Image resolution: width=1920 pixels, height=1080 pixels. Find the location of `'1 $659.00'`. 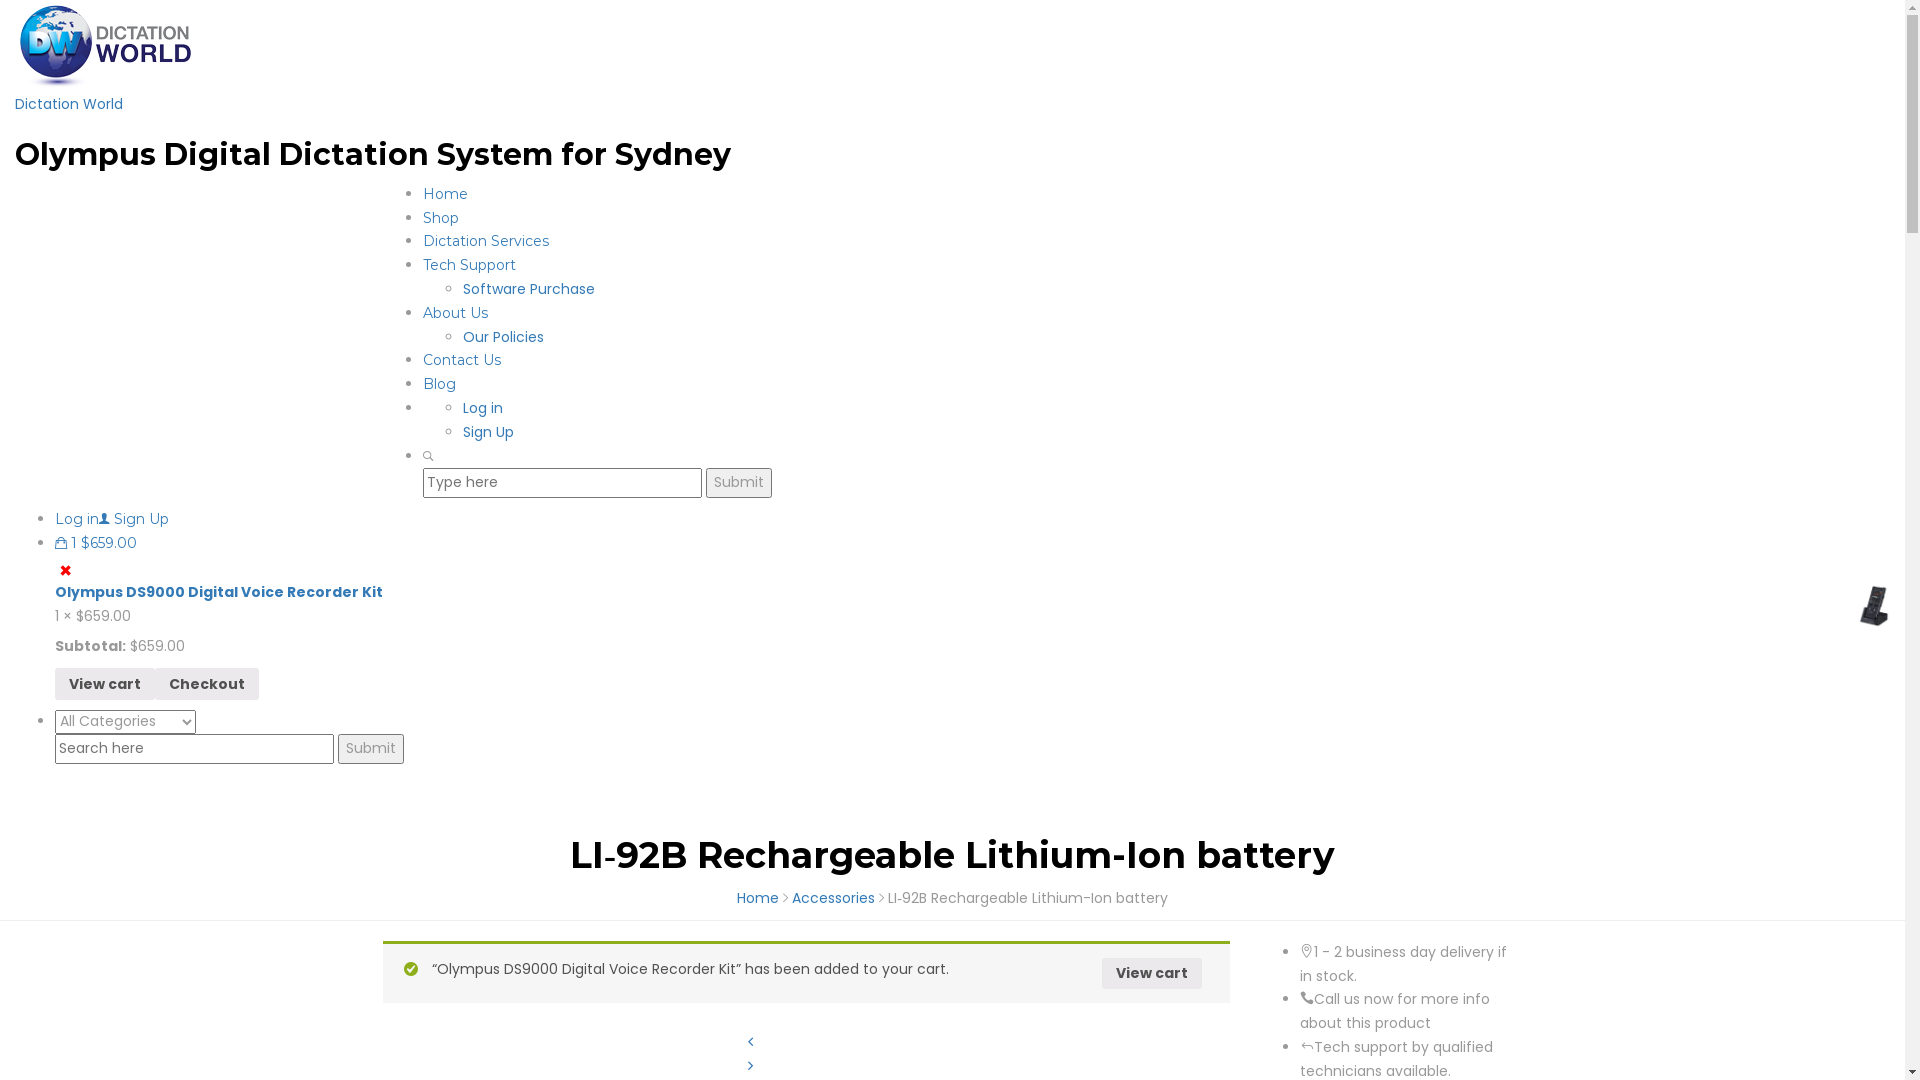

'1 $659.00' is located at coordinates (95, 543).